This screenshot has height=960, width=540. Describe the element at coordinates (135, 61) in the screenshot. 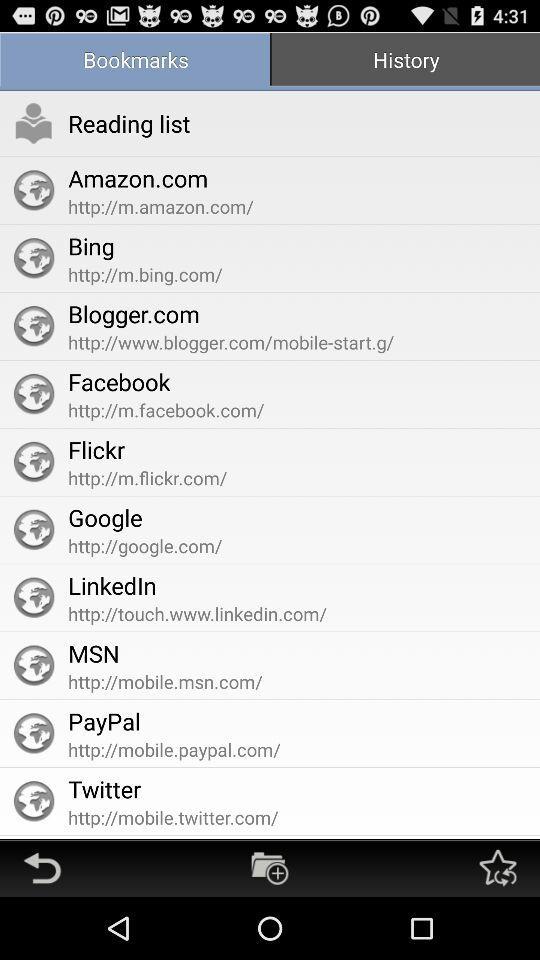

I see `the app to the left of the history item` at that location.